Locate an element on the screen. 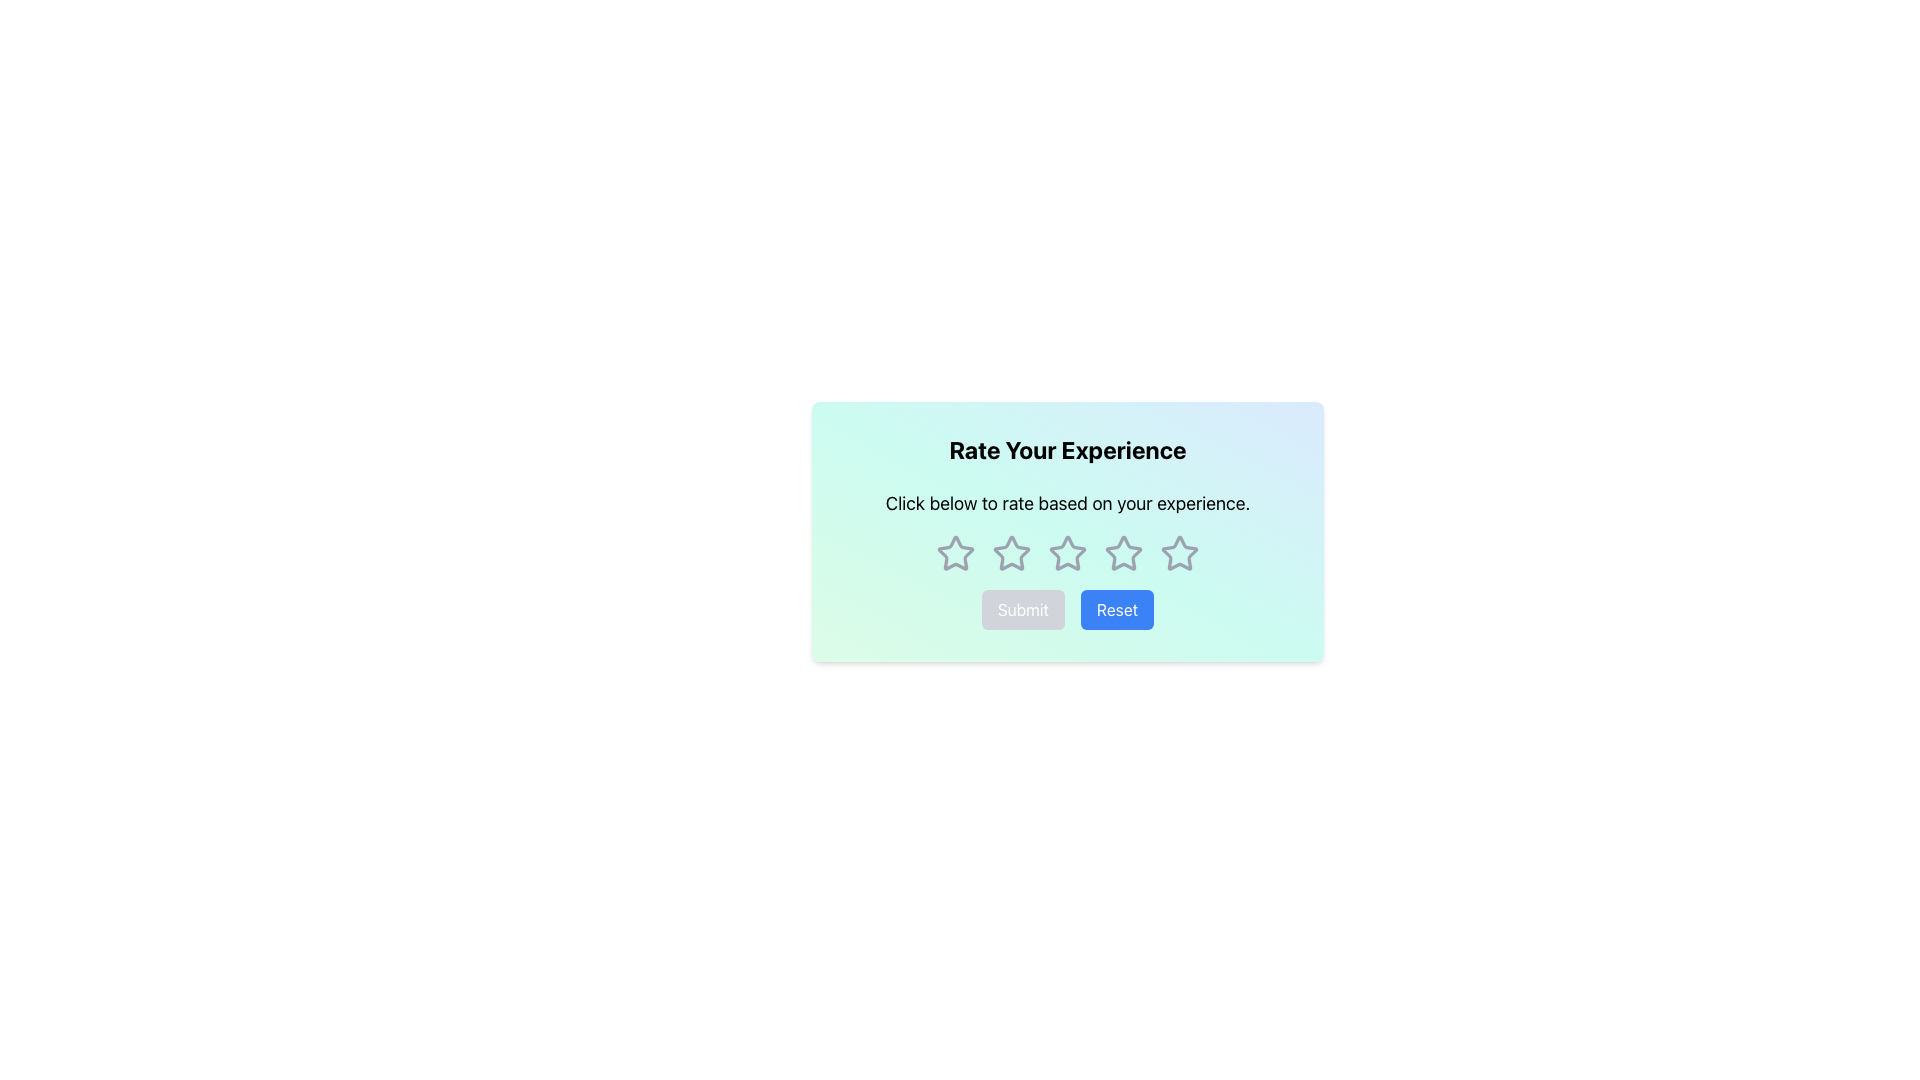 The height and width of the screenshot is (1080, 1920). the first star icon in the rating system to trigger its hover effect is located at coordinates (954, 554).